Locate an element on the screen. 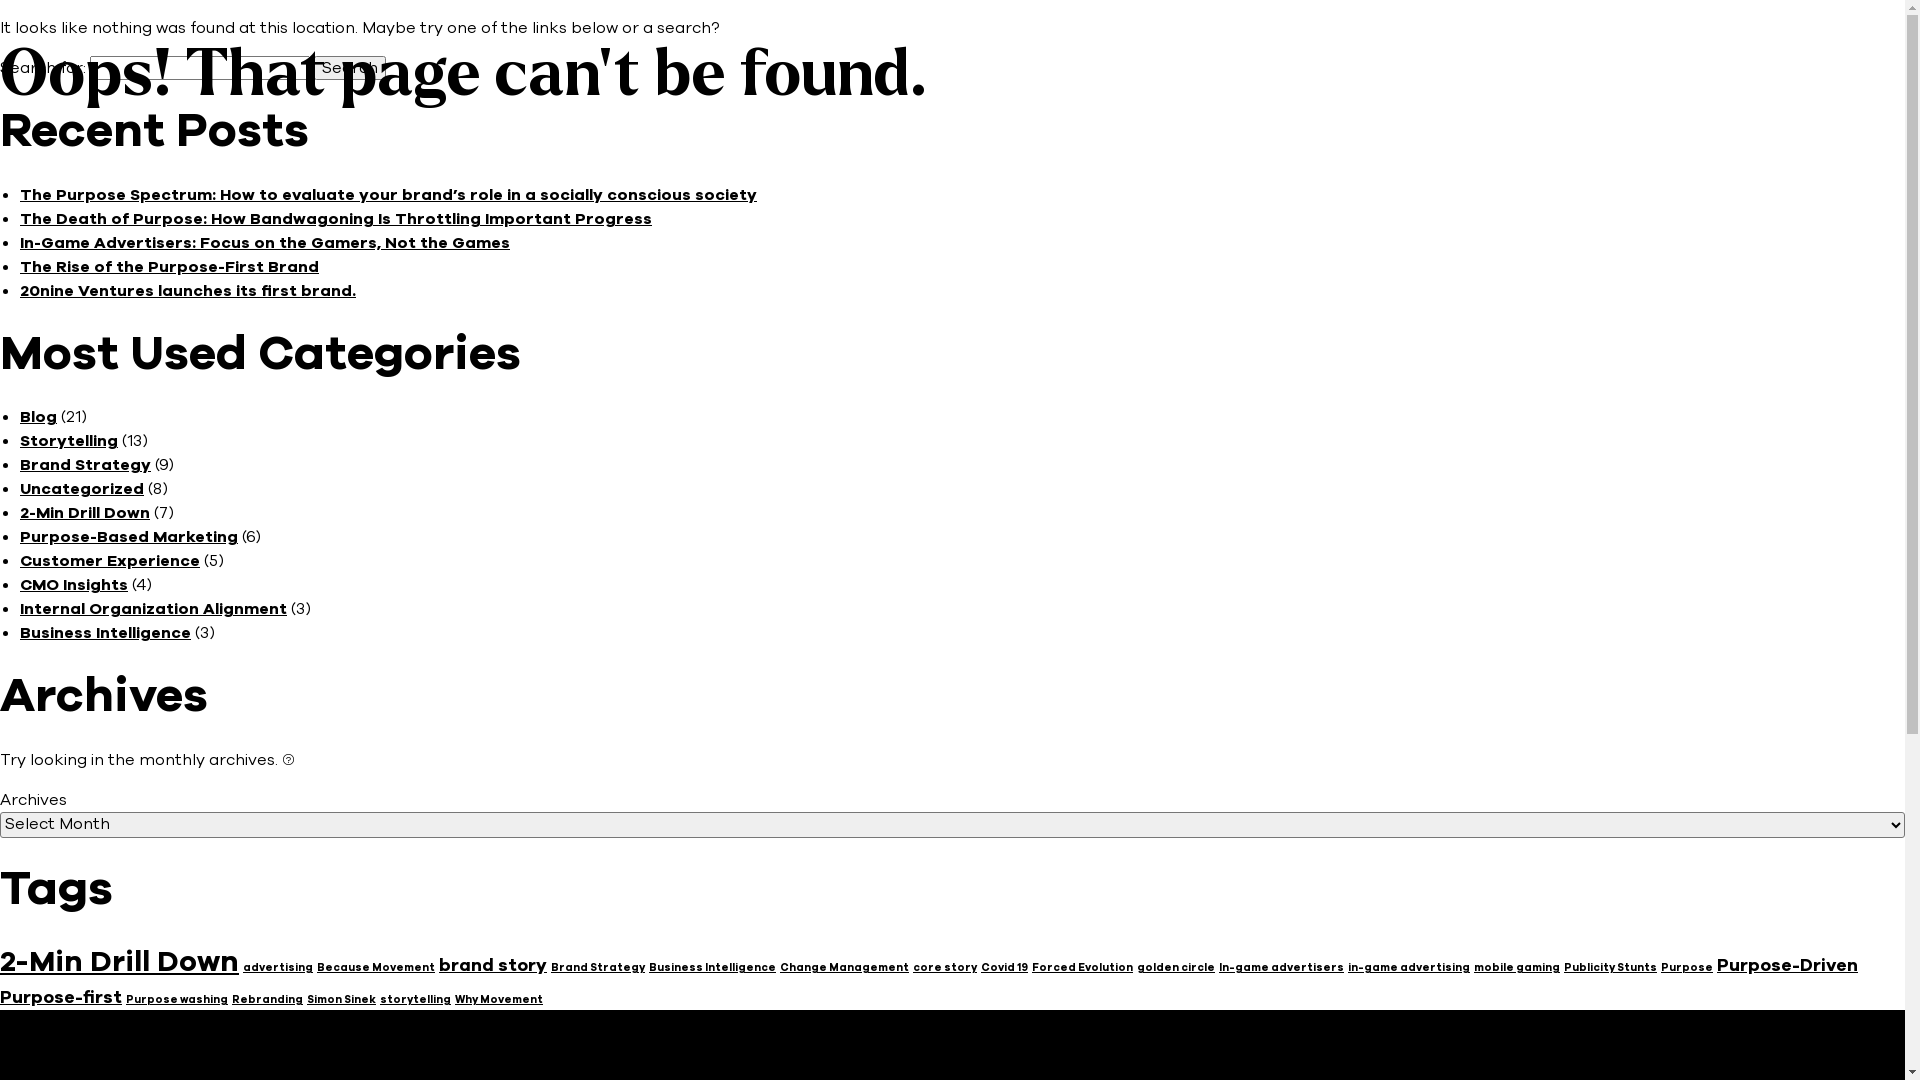  'Purpose-first' is located at coordinates (61, 996).